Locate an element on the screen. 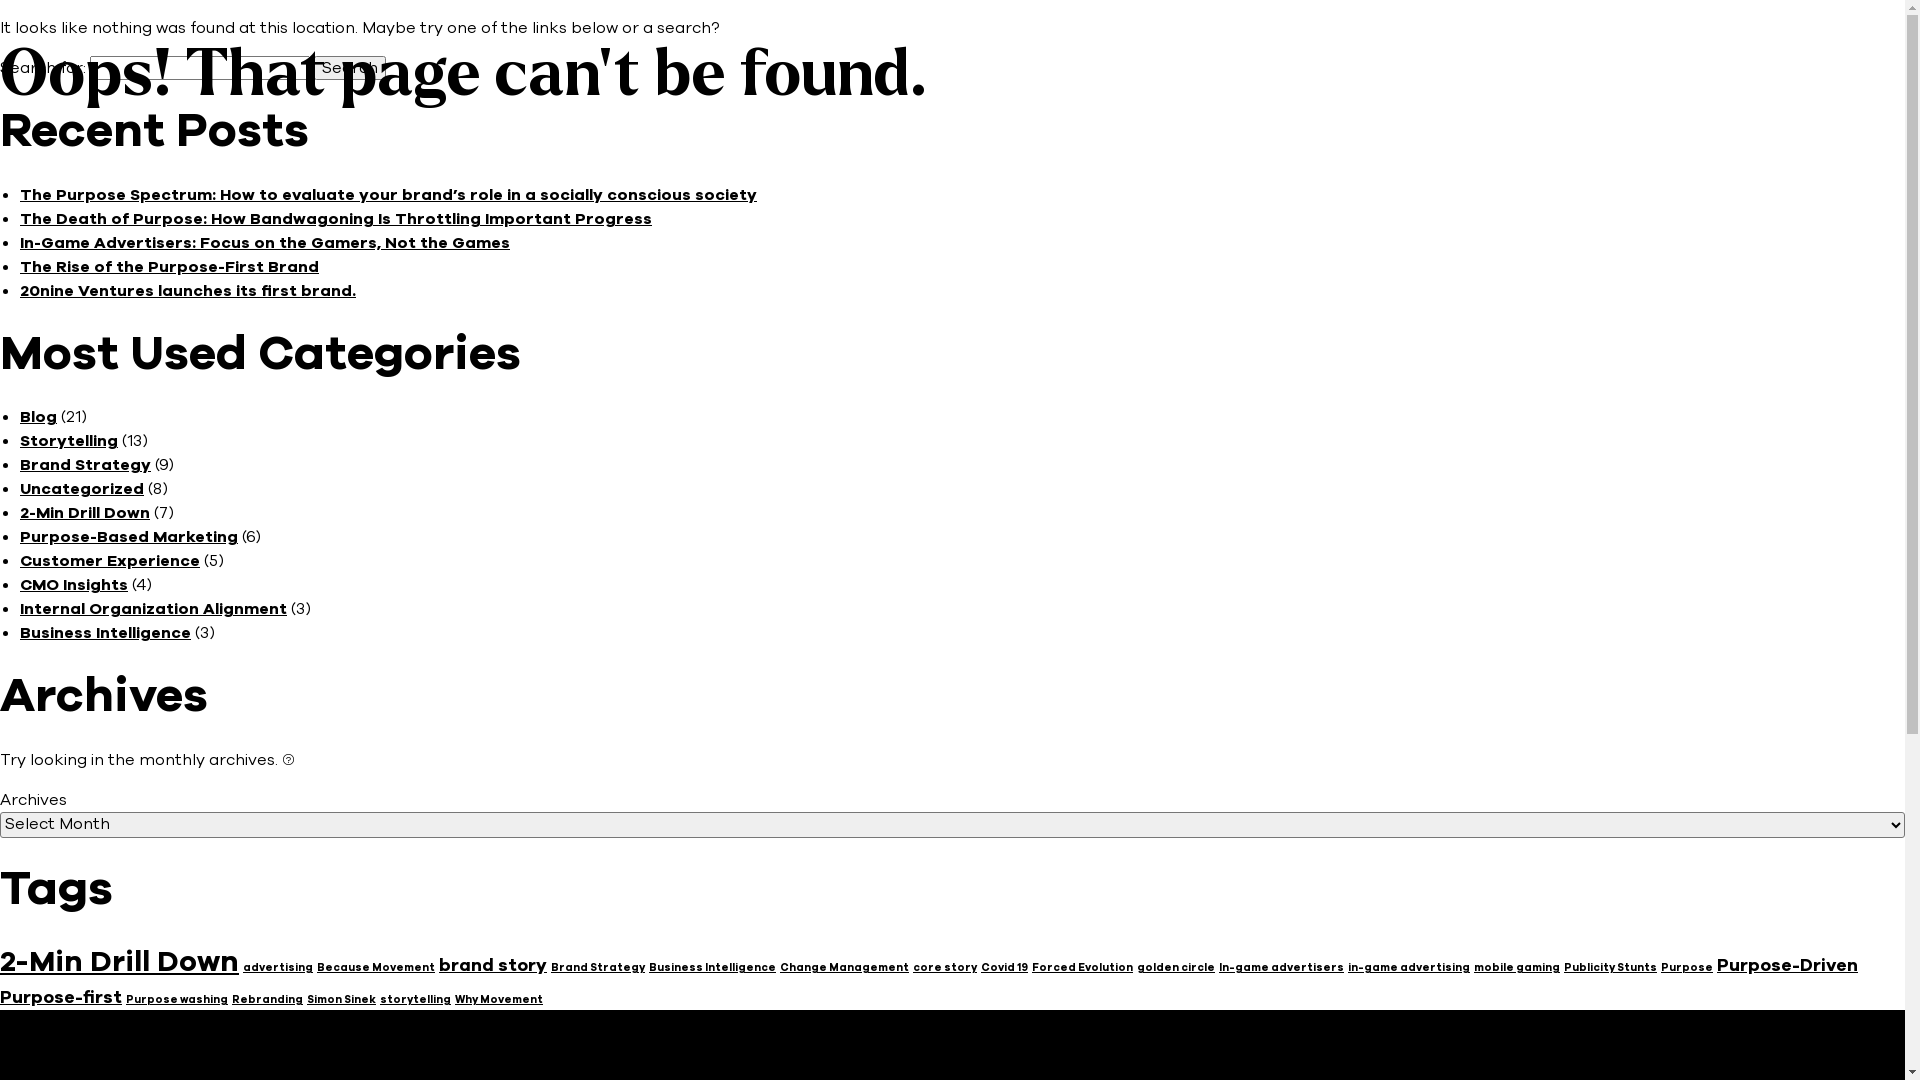  'Purpose-first' is located at coordinates (61, 996).